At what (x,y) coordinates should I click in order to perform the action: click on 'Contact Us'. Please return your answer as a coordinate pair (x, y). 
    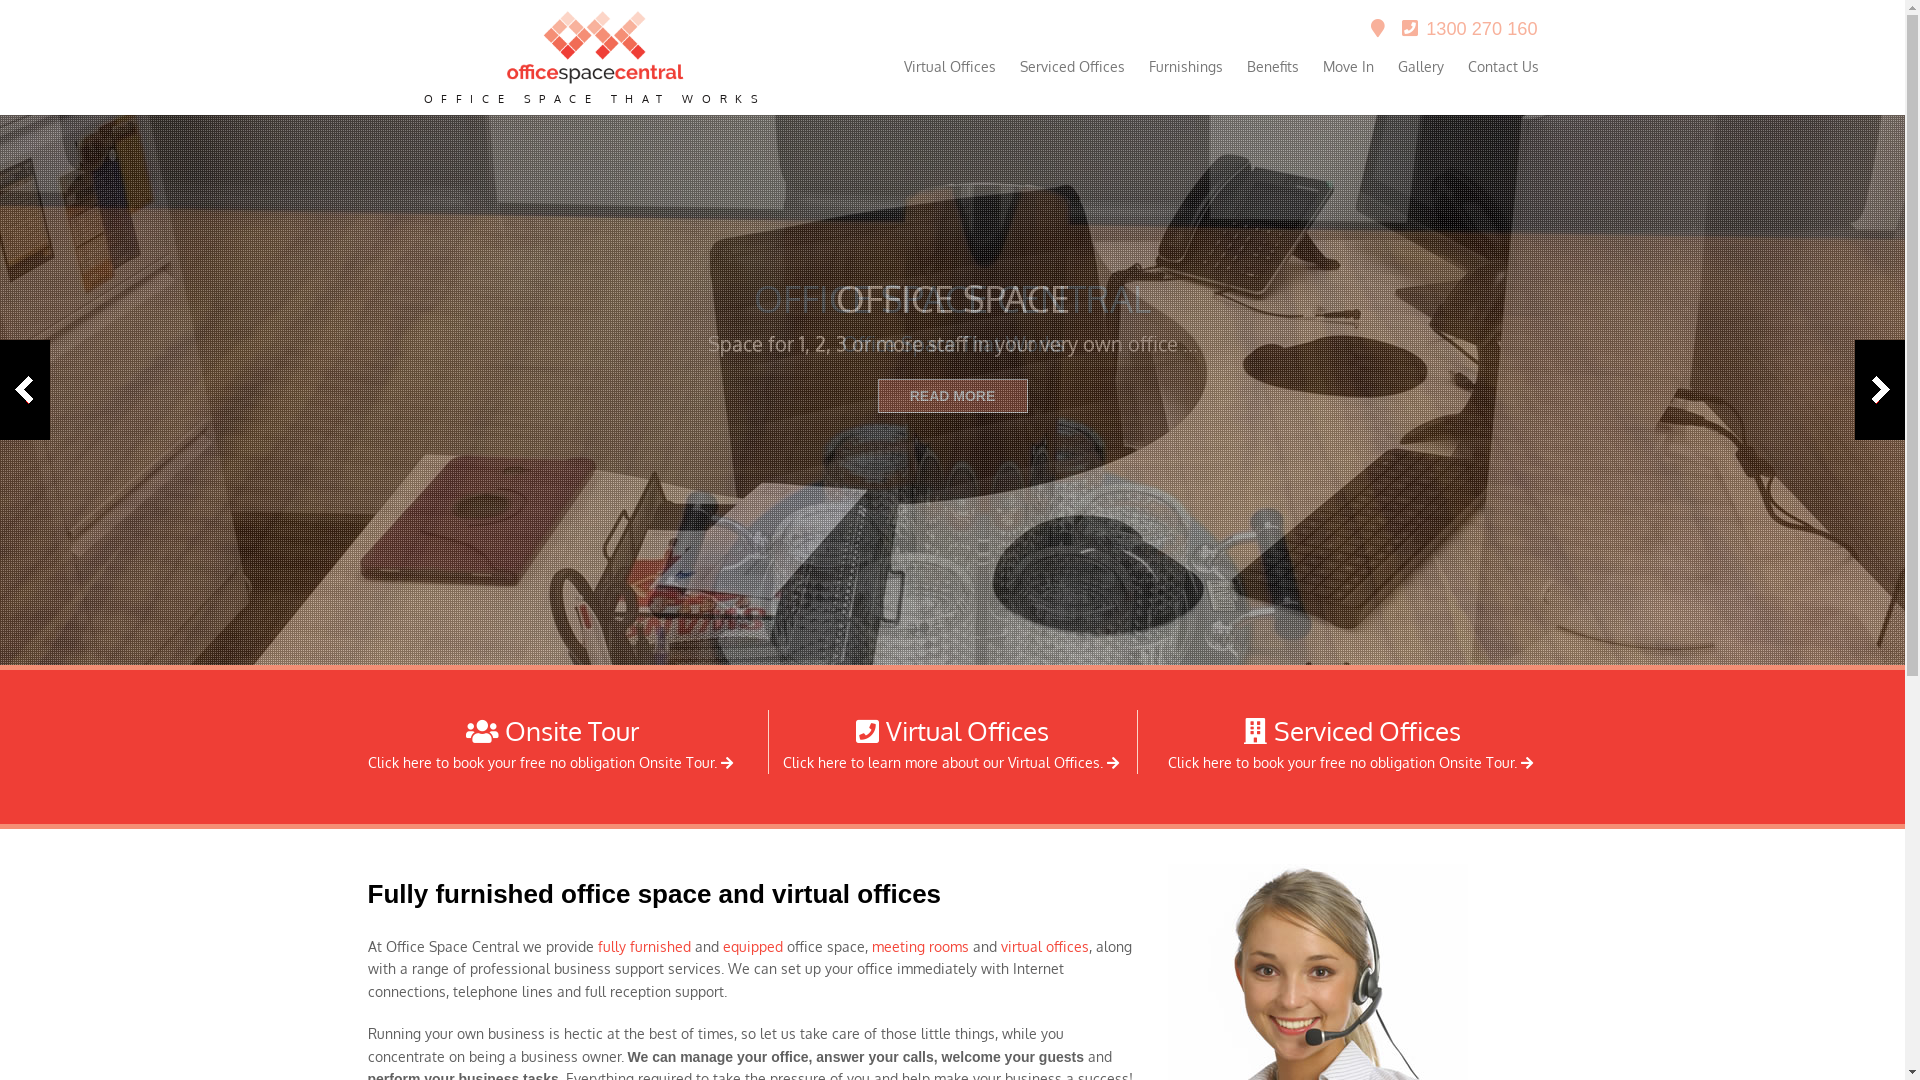
    Looking at the image, I should click on (1503, 65).